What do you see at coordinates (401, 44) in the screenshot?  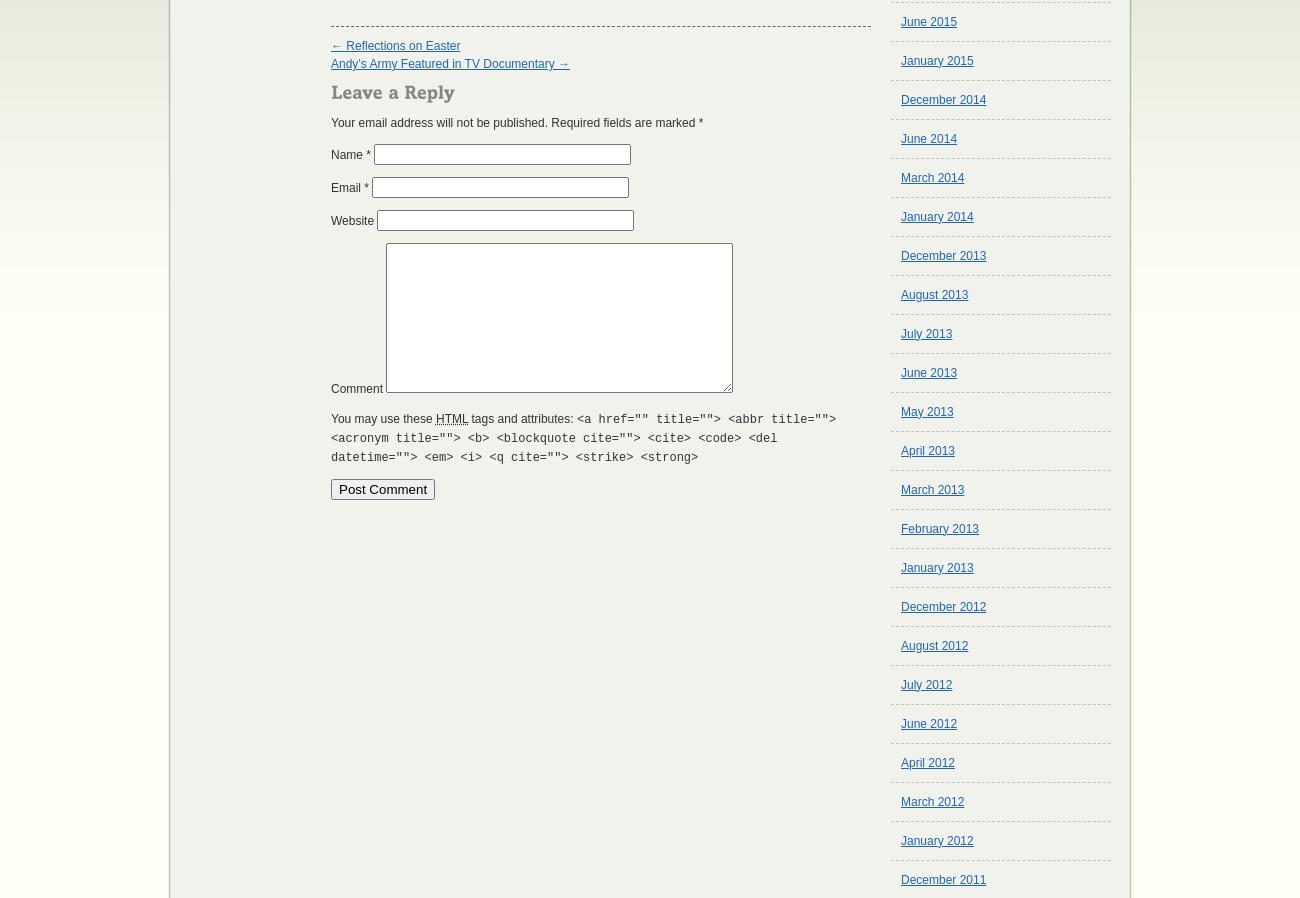 I see `'Reflections on Easter'` at bounding box center [401, 44].